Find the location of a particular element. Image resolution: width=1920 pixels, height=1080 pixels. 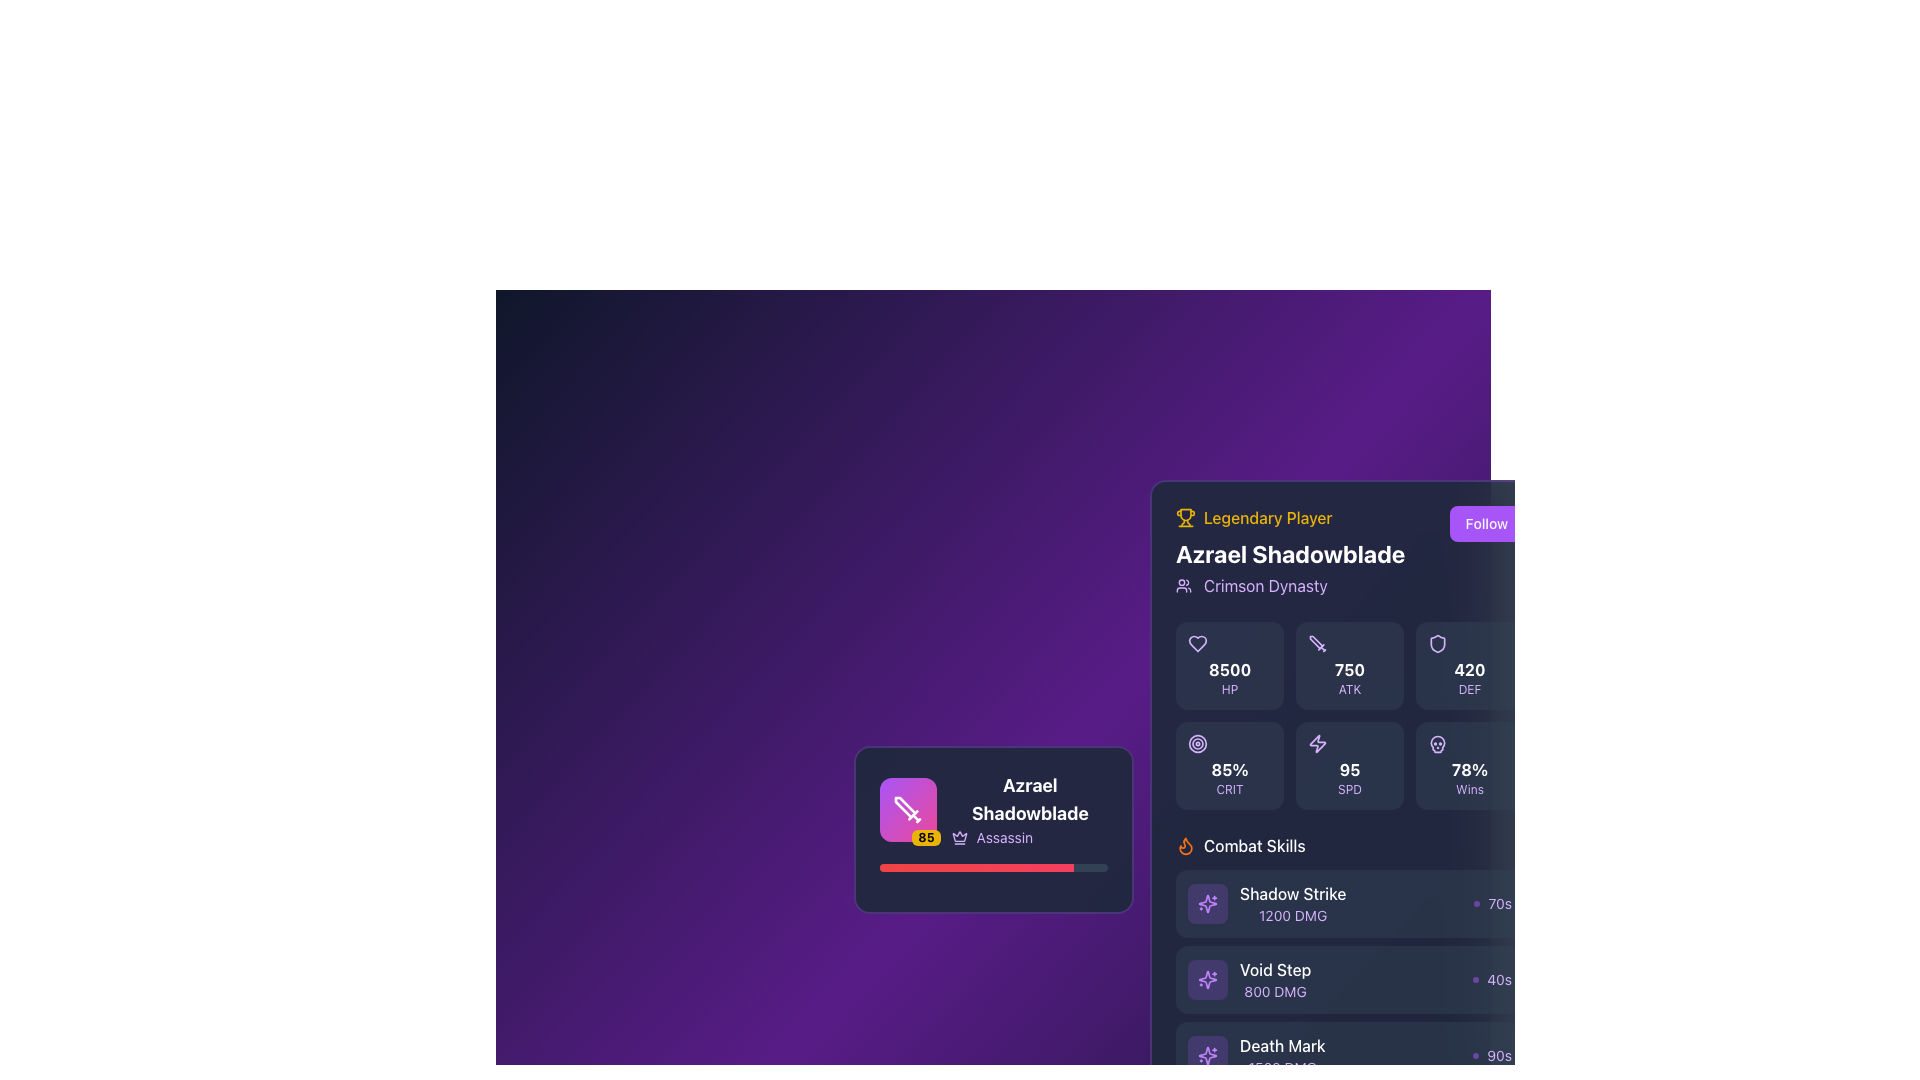

the text label displaying the name of the character or user profile, located below the 'Legendary Player' header and above the 'Crimson Dynasty' line is located at coordinates (1290, 554).